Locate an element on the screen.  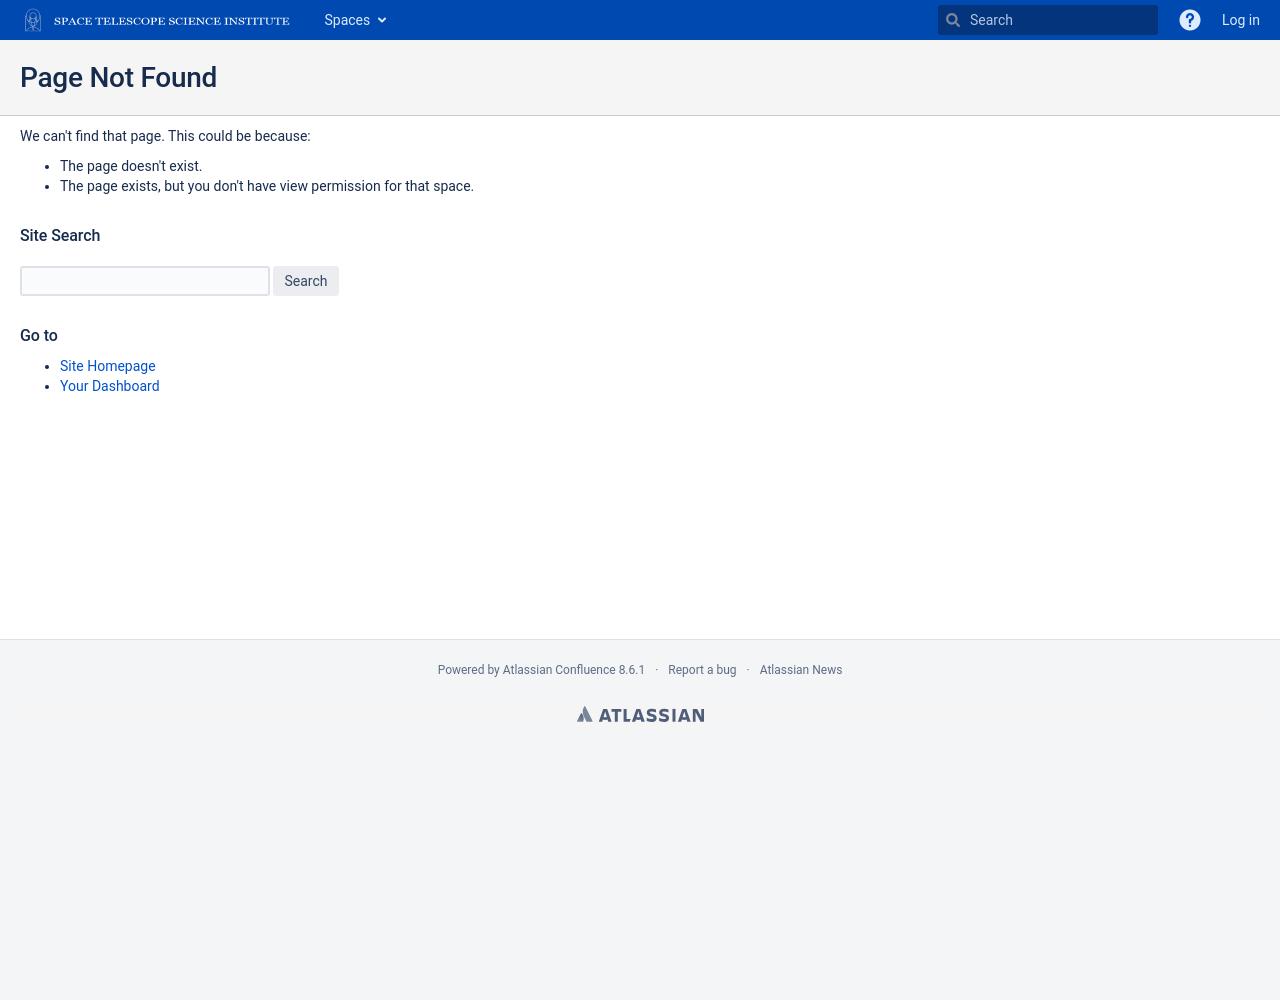
'Go to' is located at coordinates (38, 334).